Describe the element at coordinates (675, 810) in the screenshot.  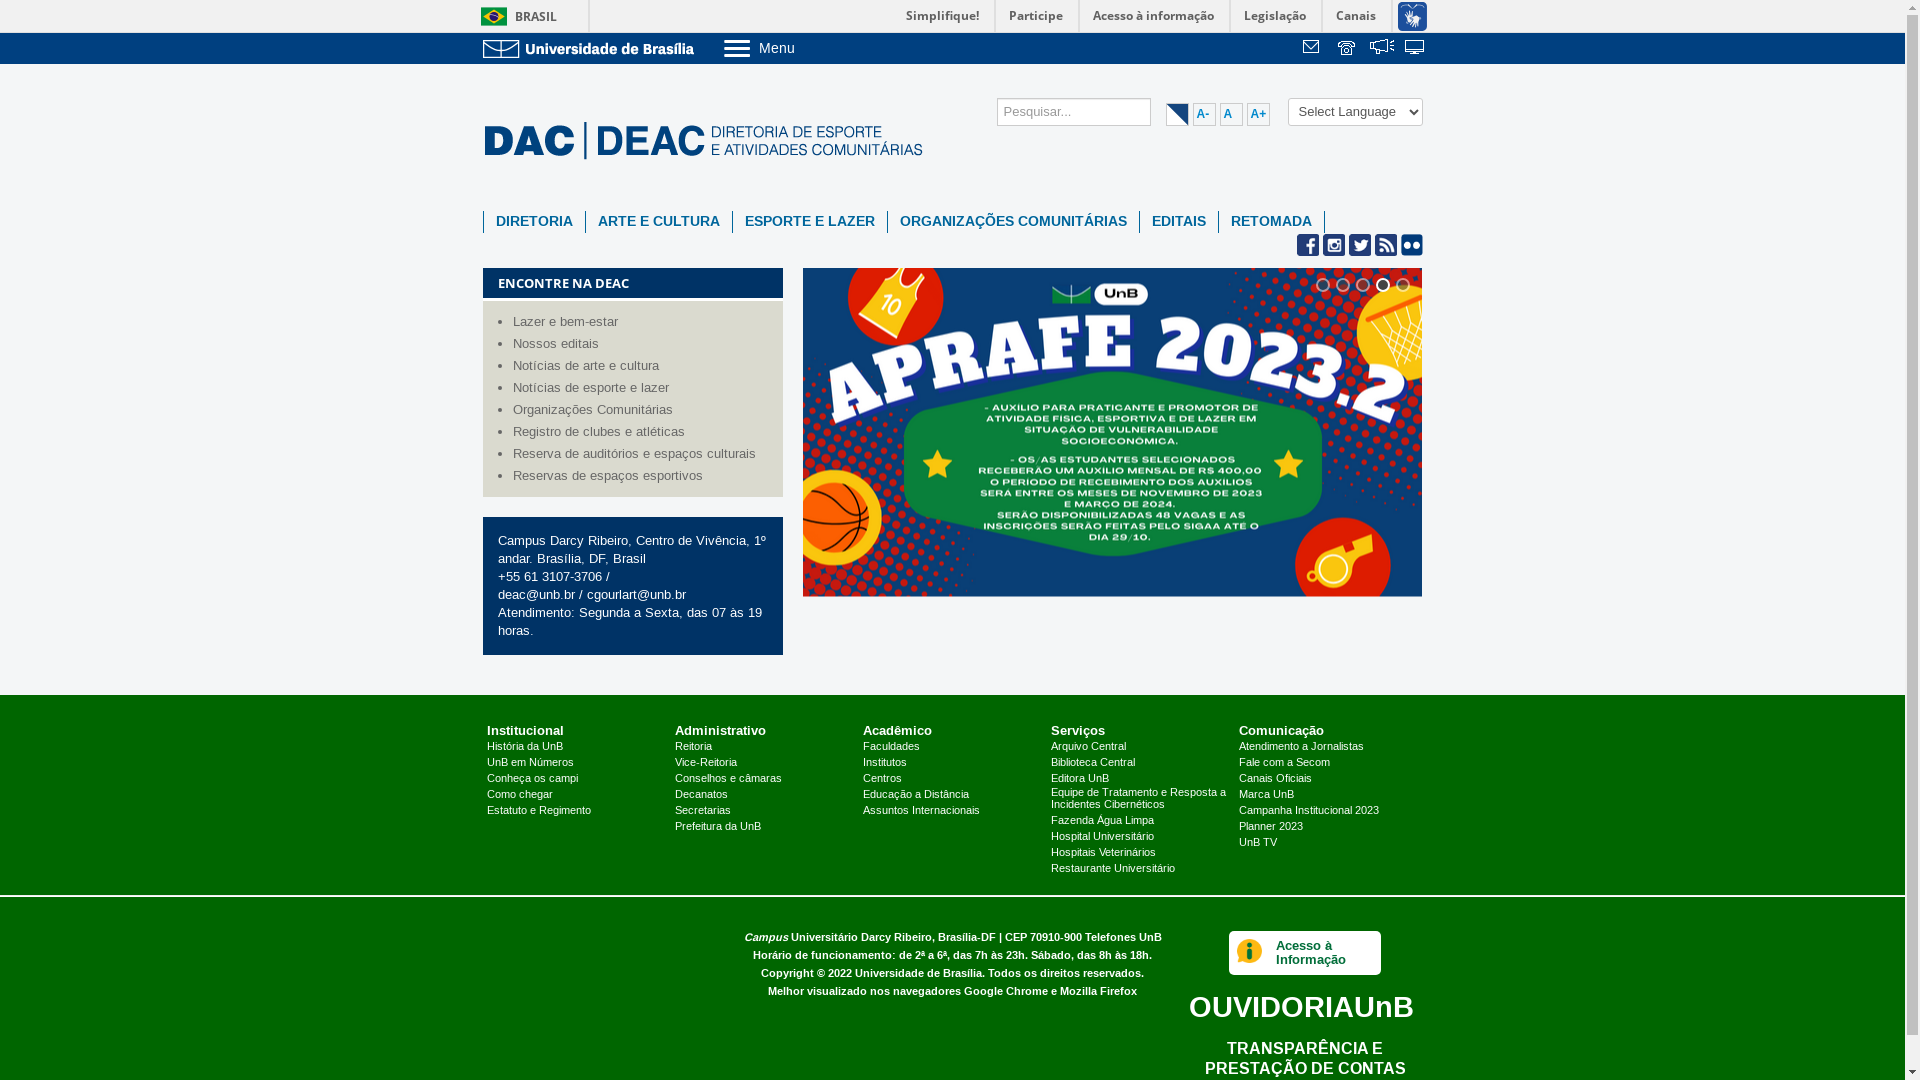
I see `'Secretarias'` at that location.